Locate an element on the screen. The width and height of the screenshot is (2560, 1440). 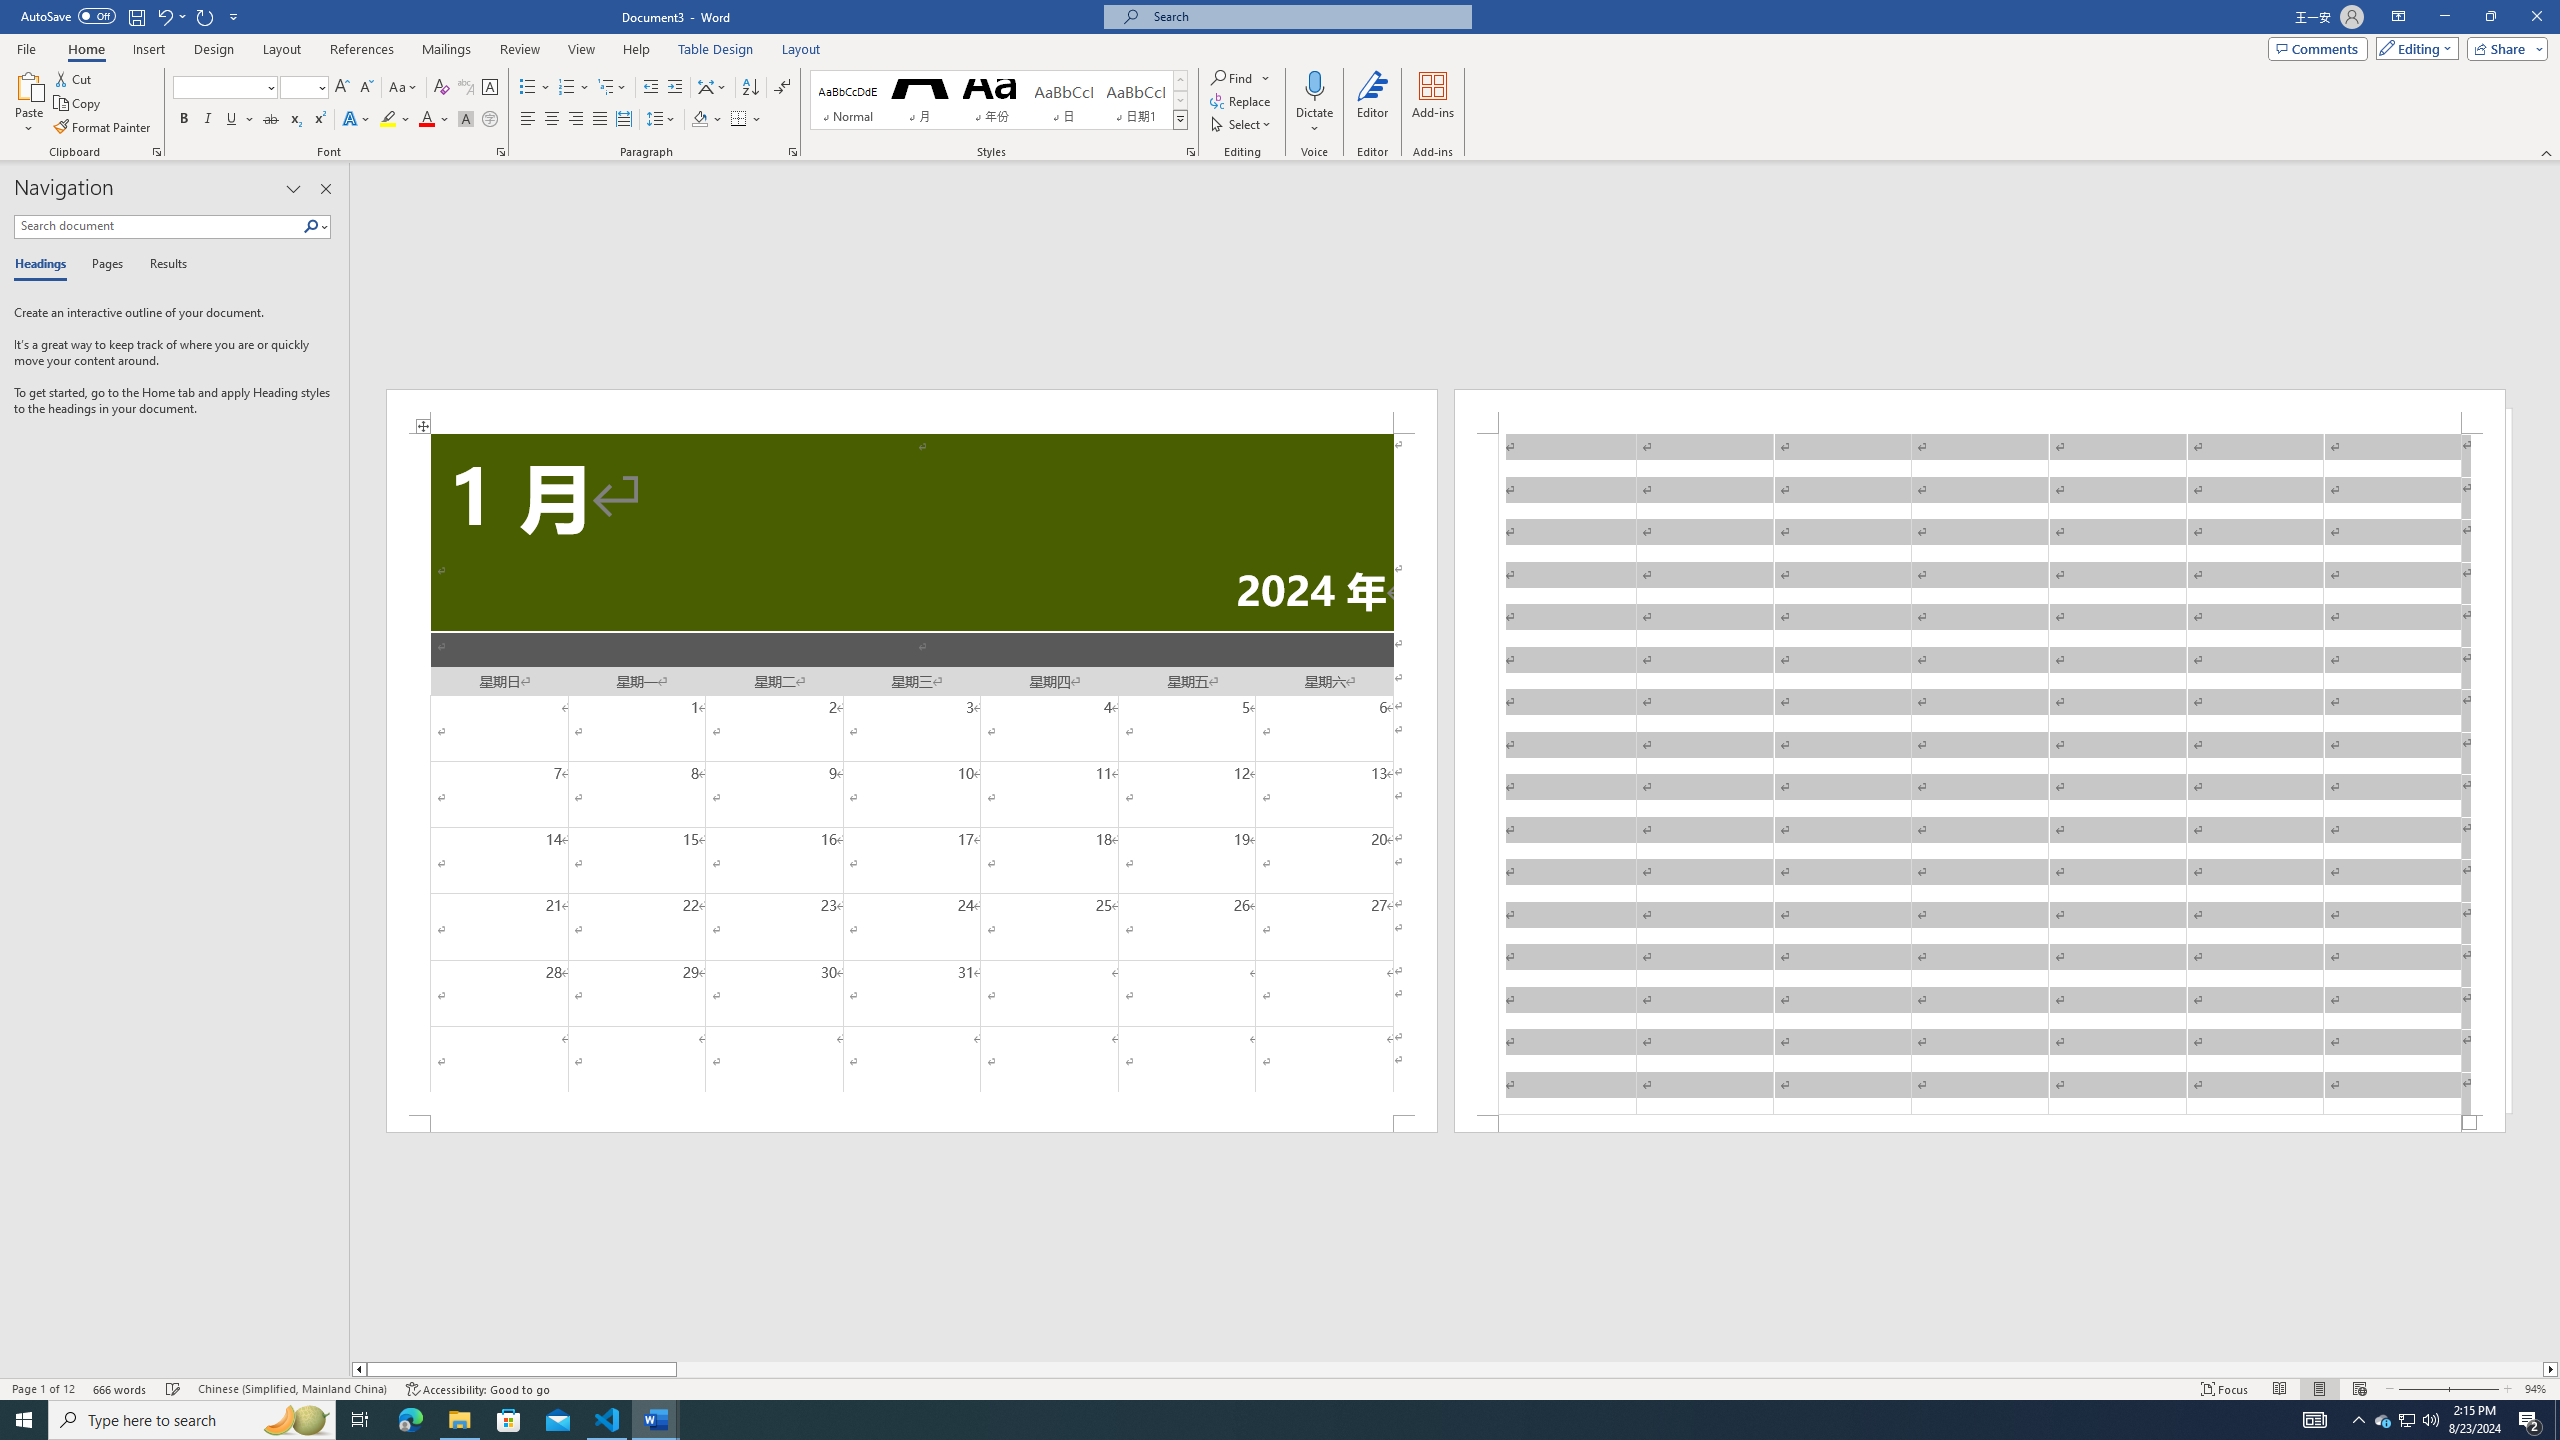
'Align Left' is located at coordinates (527, 118).